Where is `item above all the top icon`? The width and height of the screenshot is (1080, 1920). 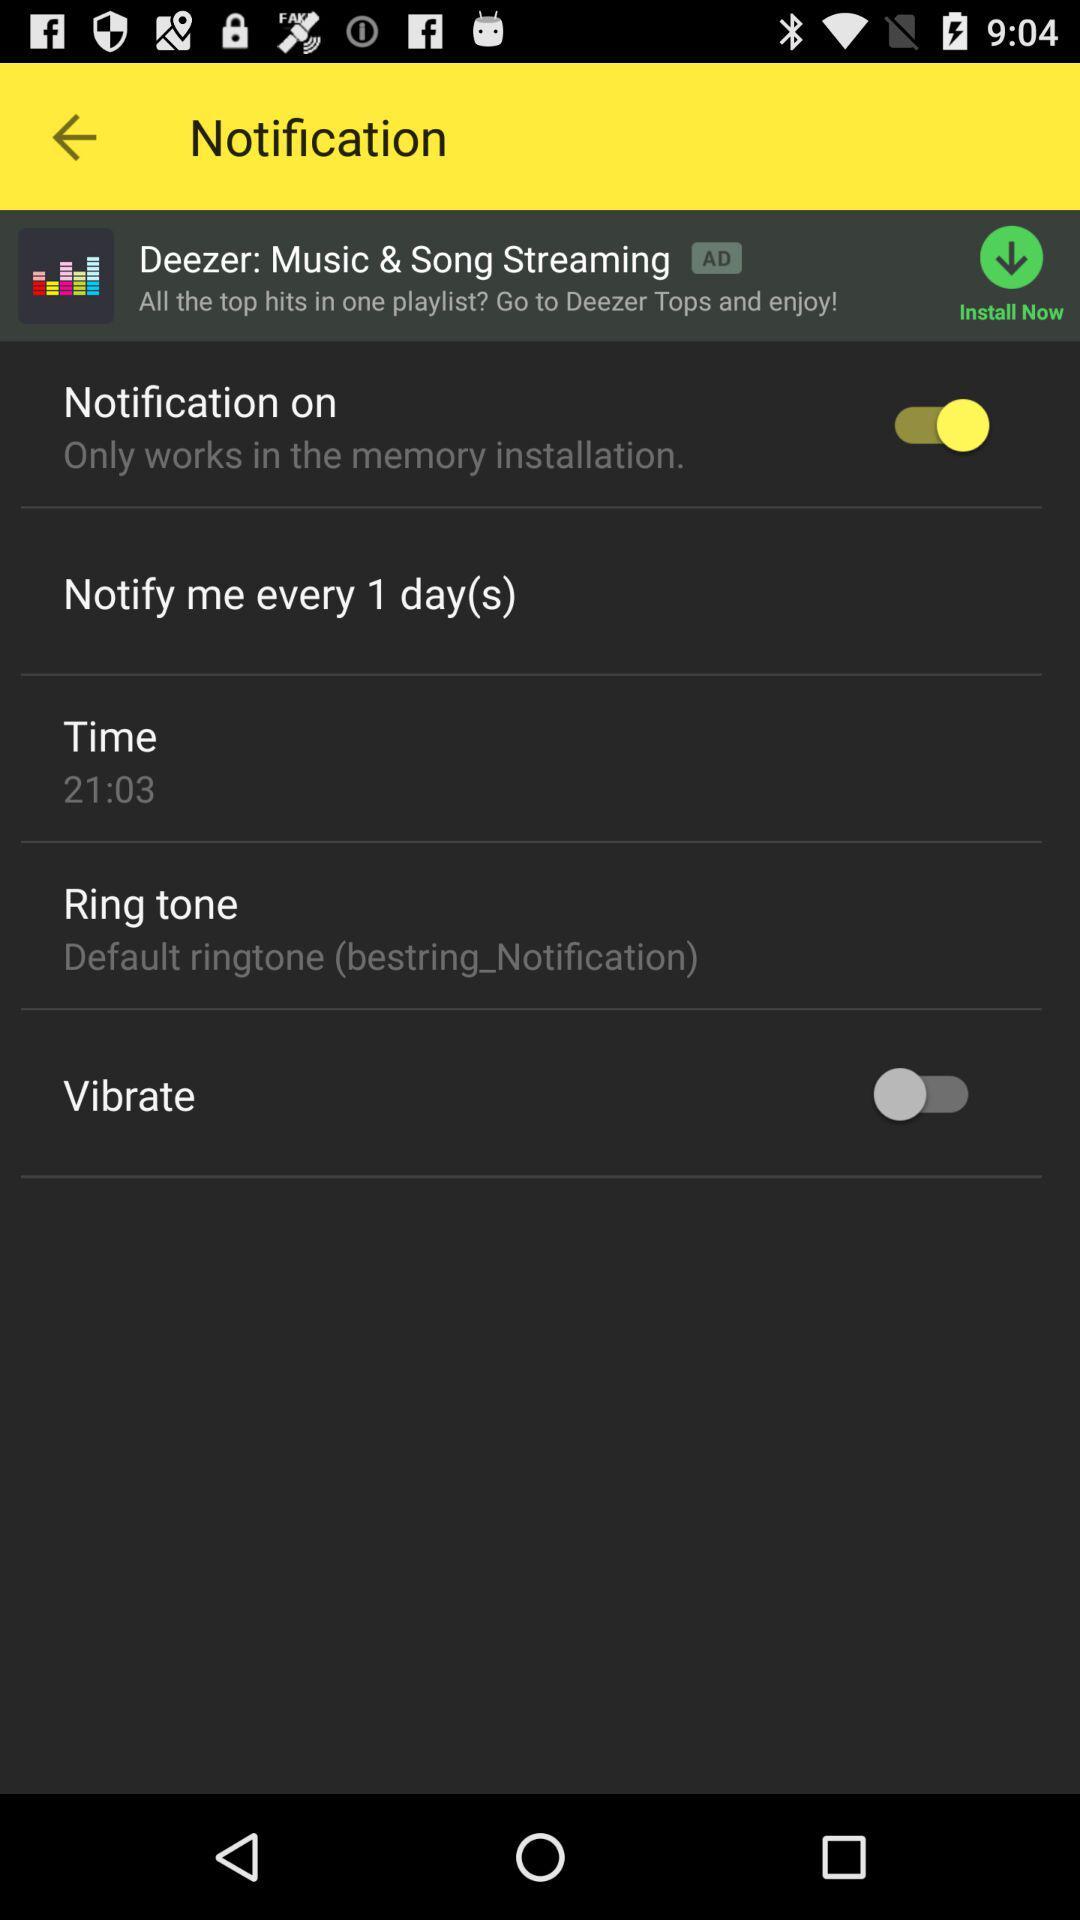
item above all the top icon is located at coordinates (439, 257).